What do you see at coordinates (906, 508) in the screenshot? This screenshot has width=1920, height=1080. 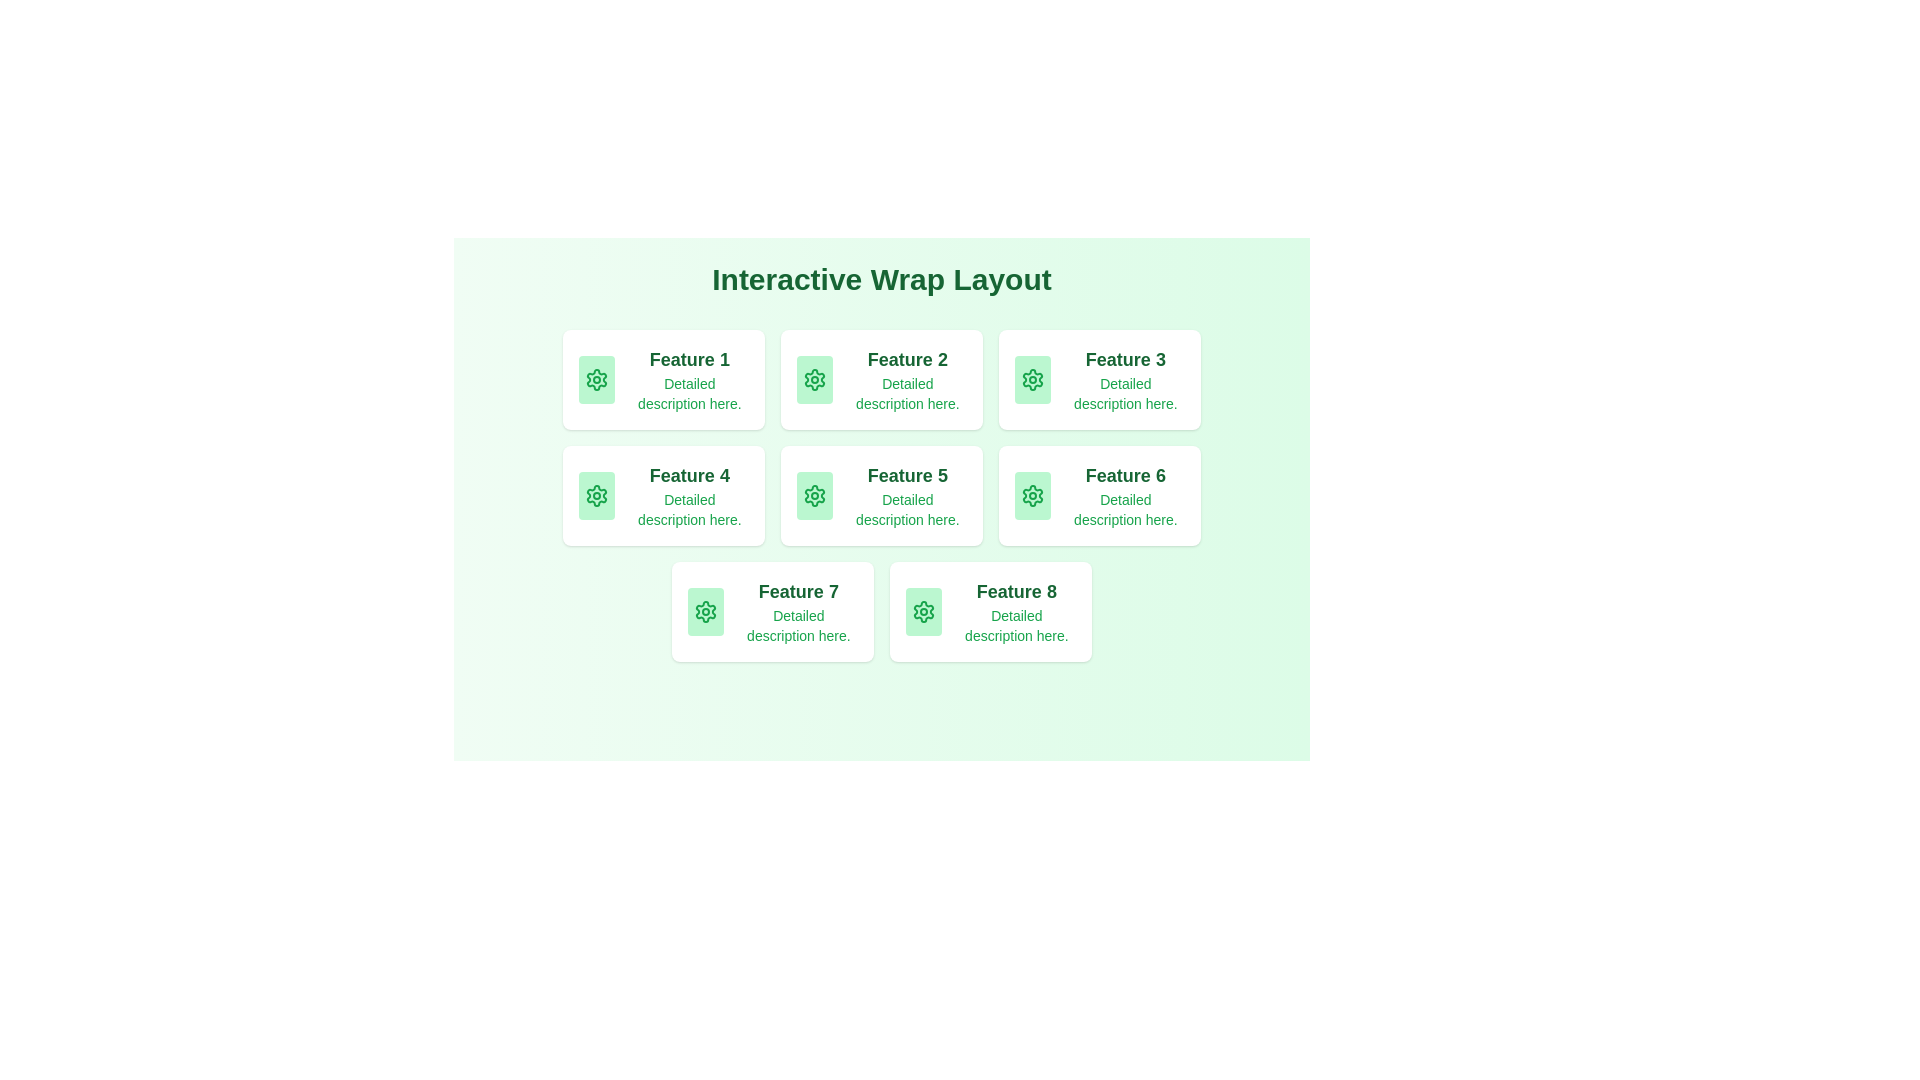 I see `the descriptive text element located beneath the title 'Feature 5' in the card labeled 'Feature 5', which is part of a double-text layout` at bounding box center [906, 508].